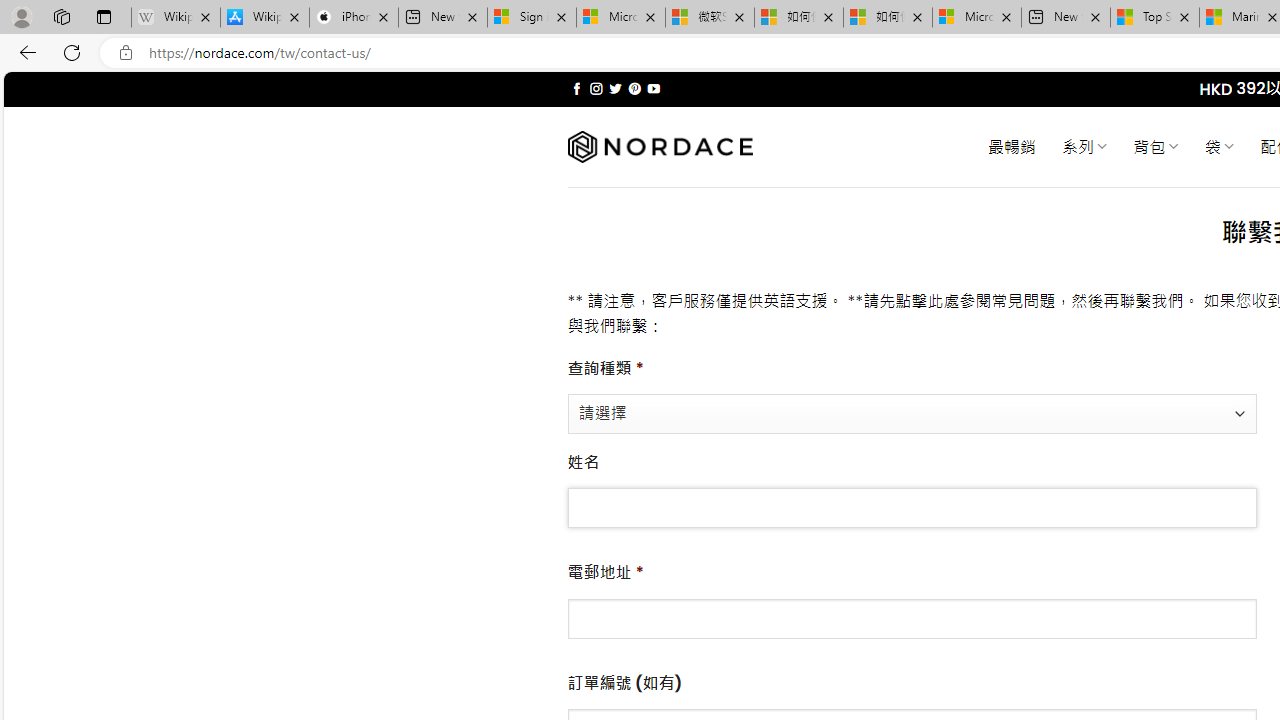 This screenshot has height=720, width=1280. Describe the element at coordinates (659, 146) in the screenshot. I see `'Nordace'` at that location.